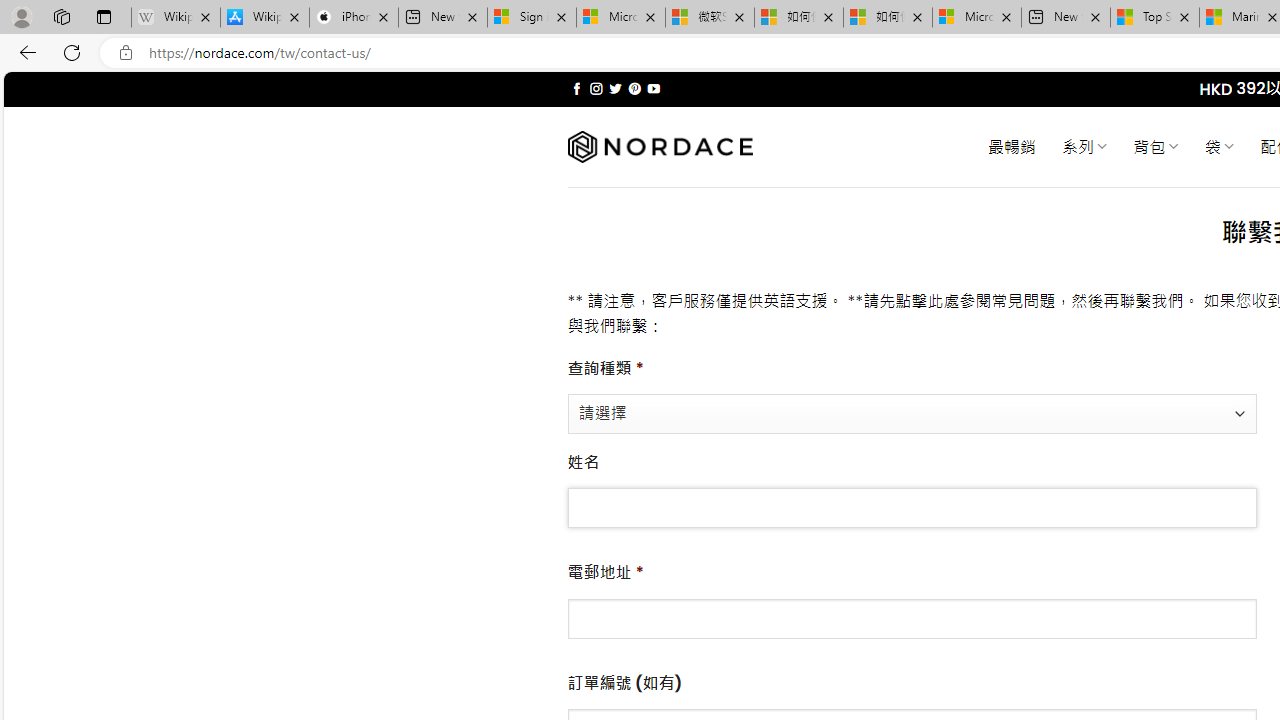 This screenshot has height=720, width=1280. Describe the element at coordinates (659, 146) in the screenshot. I see `'Nordace'` at that location.